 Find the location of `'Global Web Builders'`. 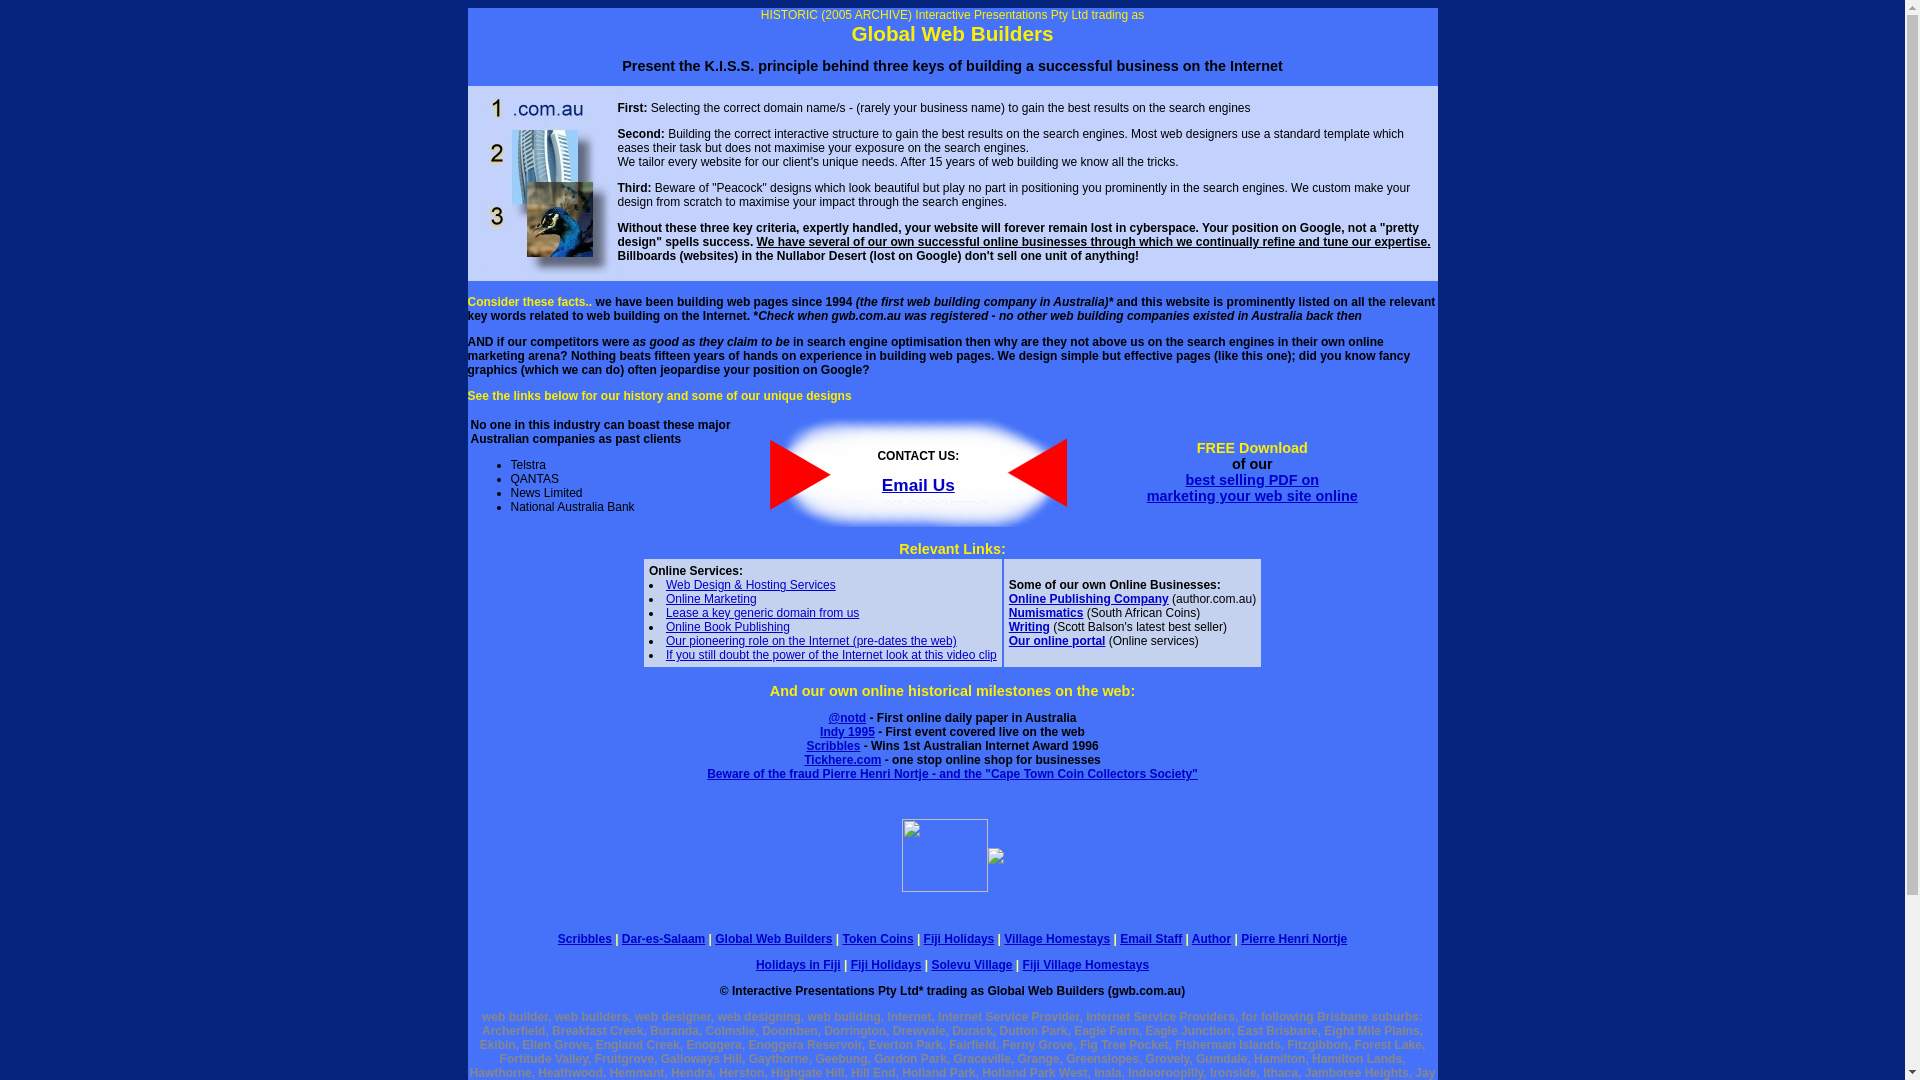

'Global Web Builders' is located at coordinates (772, 938).